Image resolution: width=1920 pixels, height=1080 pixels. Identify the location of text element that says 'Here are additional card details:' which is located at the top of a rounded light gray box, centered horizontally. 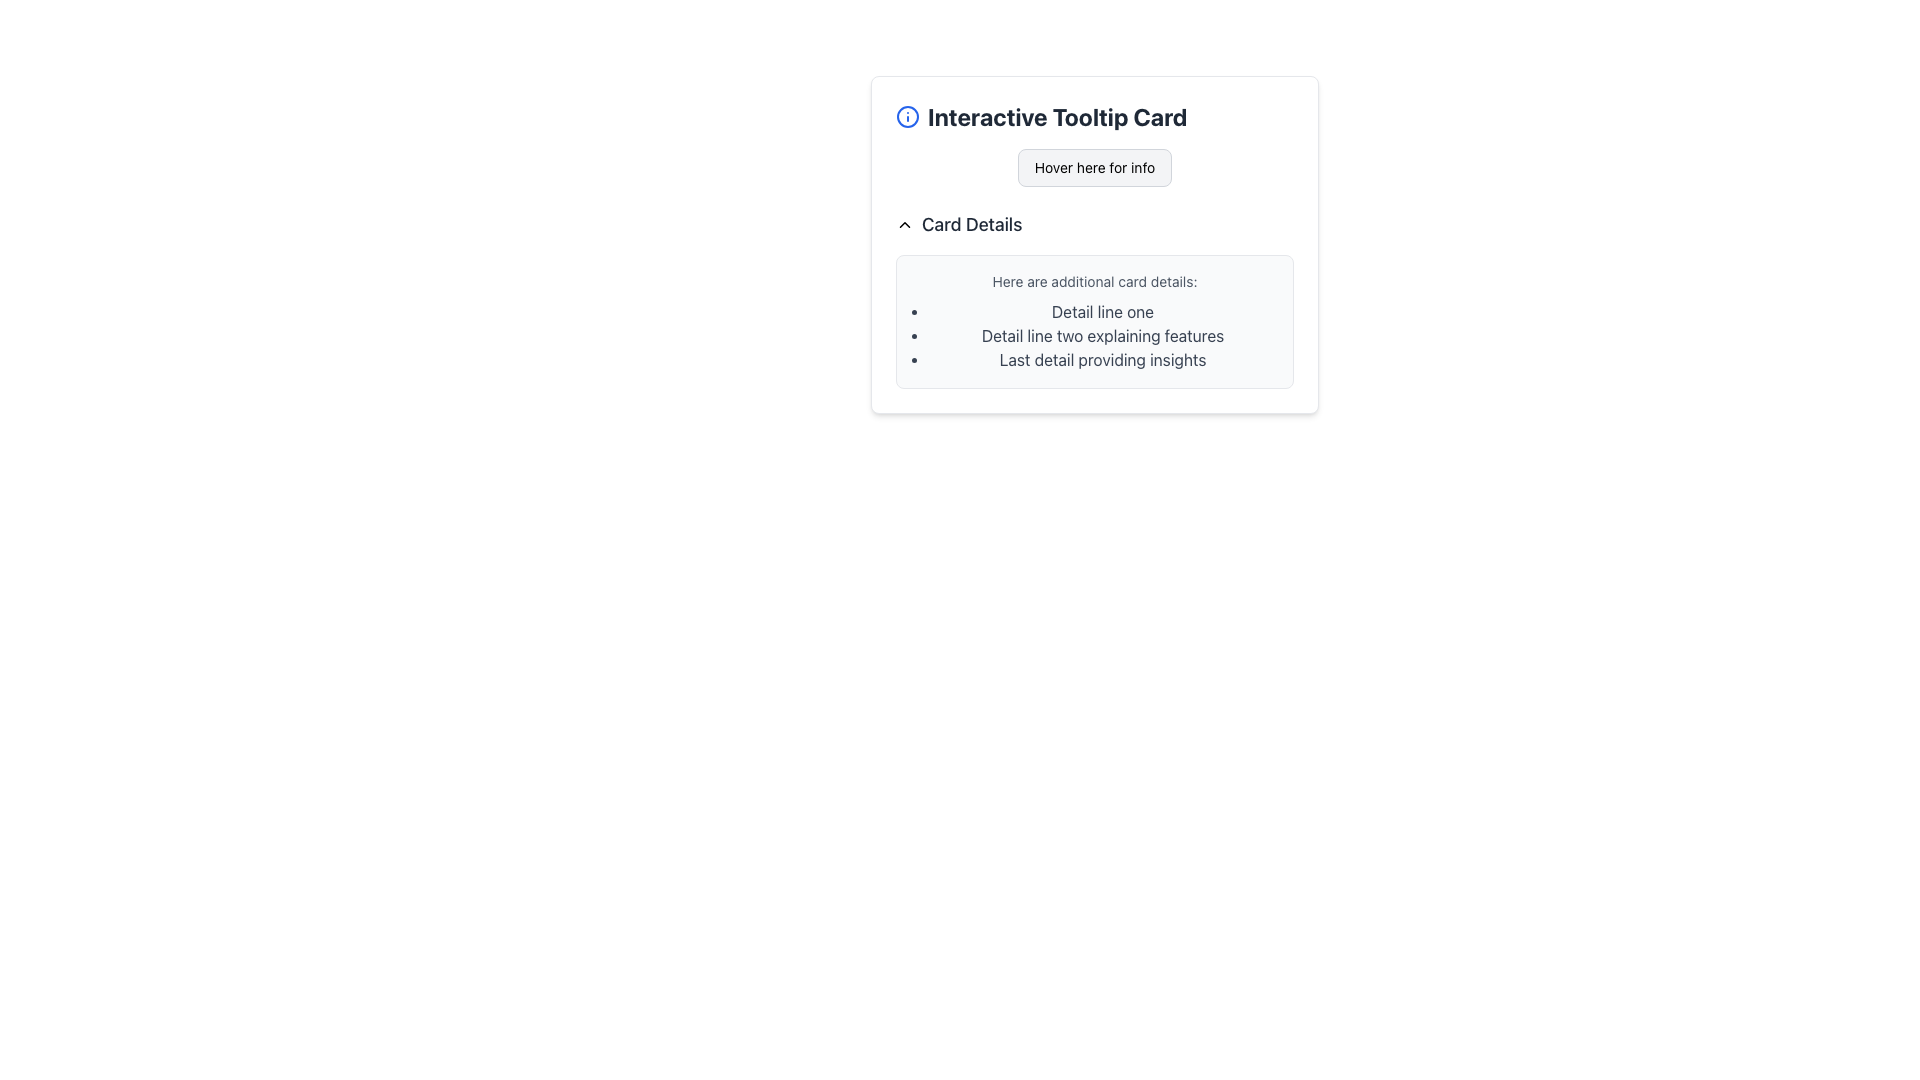
(1093, 281).